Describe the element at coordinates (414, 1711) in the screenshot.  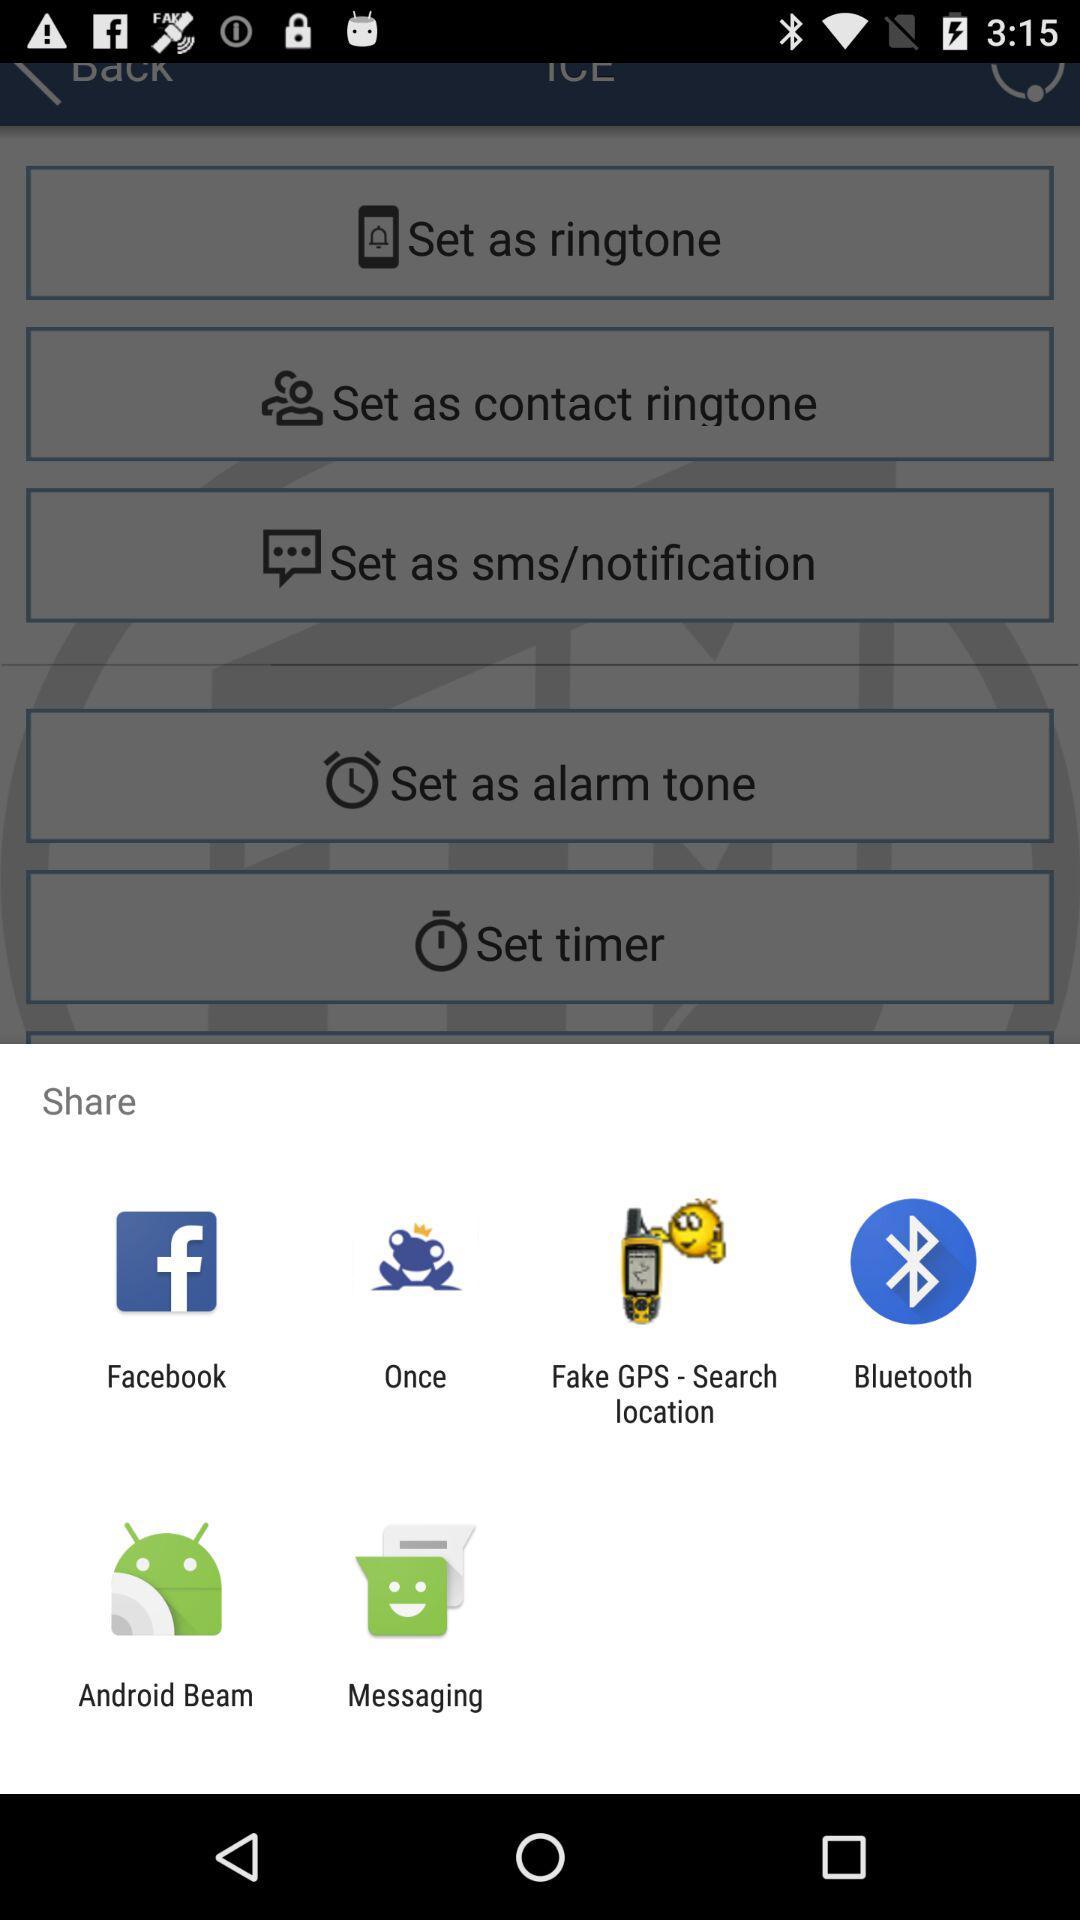
I see `the messaging item` at that location.